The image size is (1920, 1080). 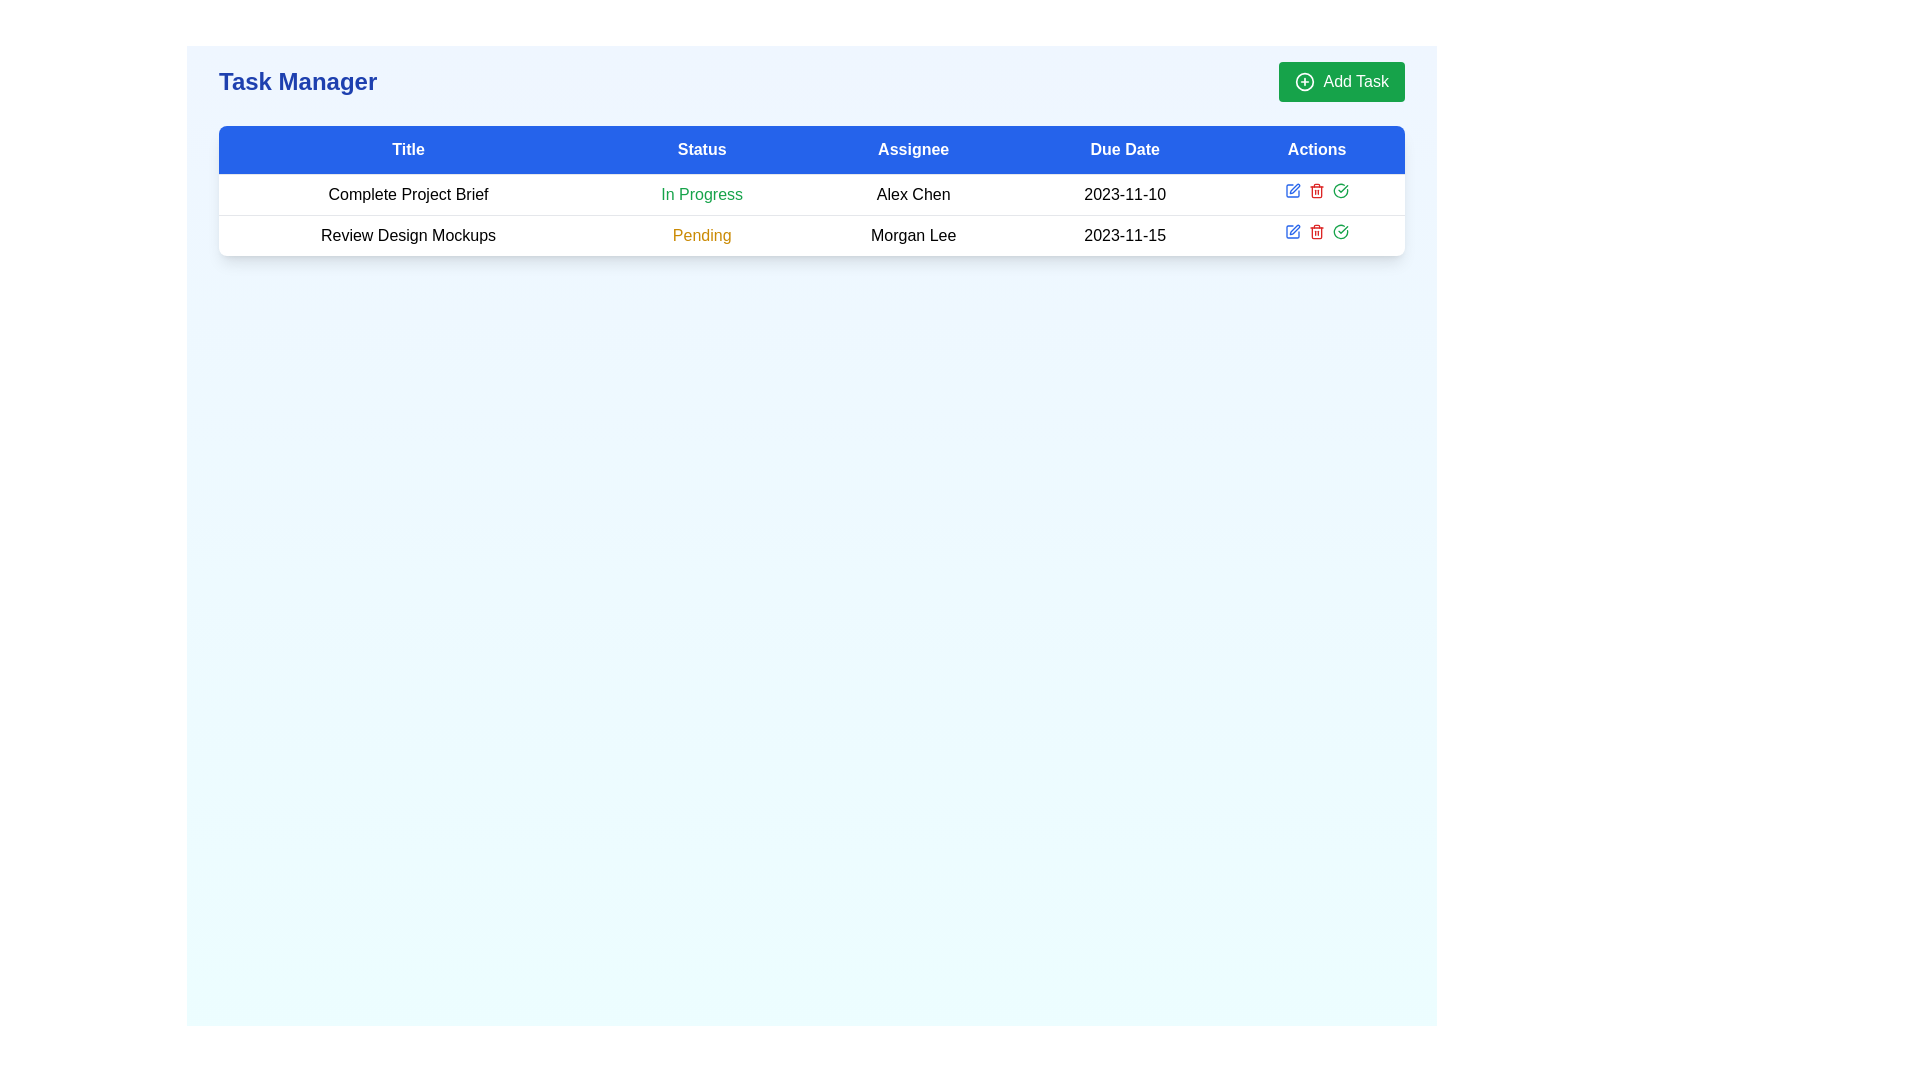 I want to click on the editing tool icon (pen/pencil) located in the second row under the 'Actions' column of the data table, so click(x=1295, y=189).